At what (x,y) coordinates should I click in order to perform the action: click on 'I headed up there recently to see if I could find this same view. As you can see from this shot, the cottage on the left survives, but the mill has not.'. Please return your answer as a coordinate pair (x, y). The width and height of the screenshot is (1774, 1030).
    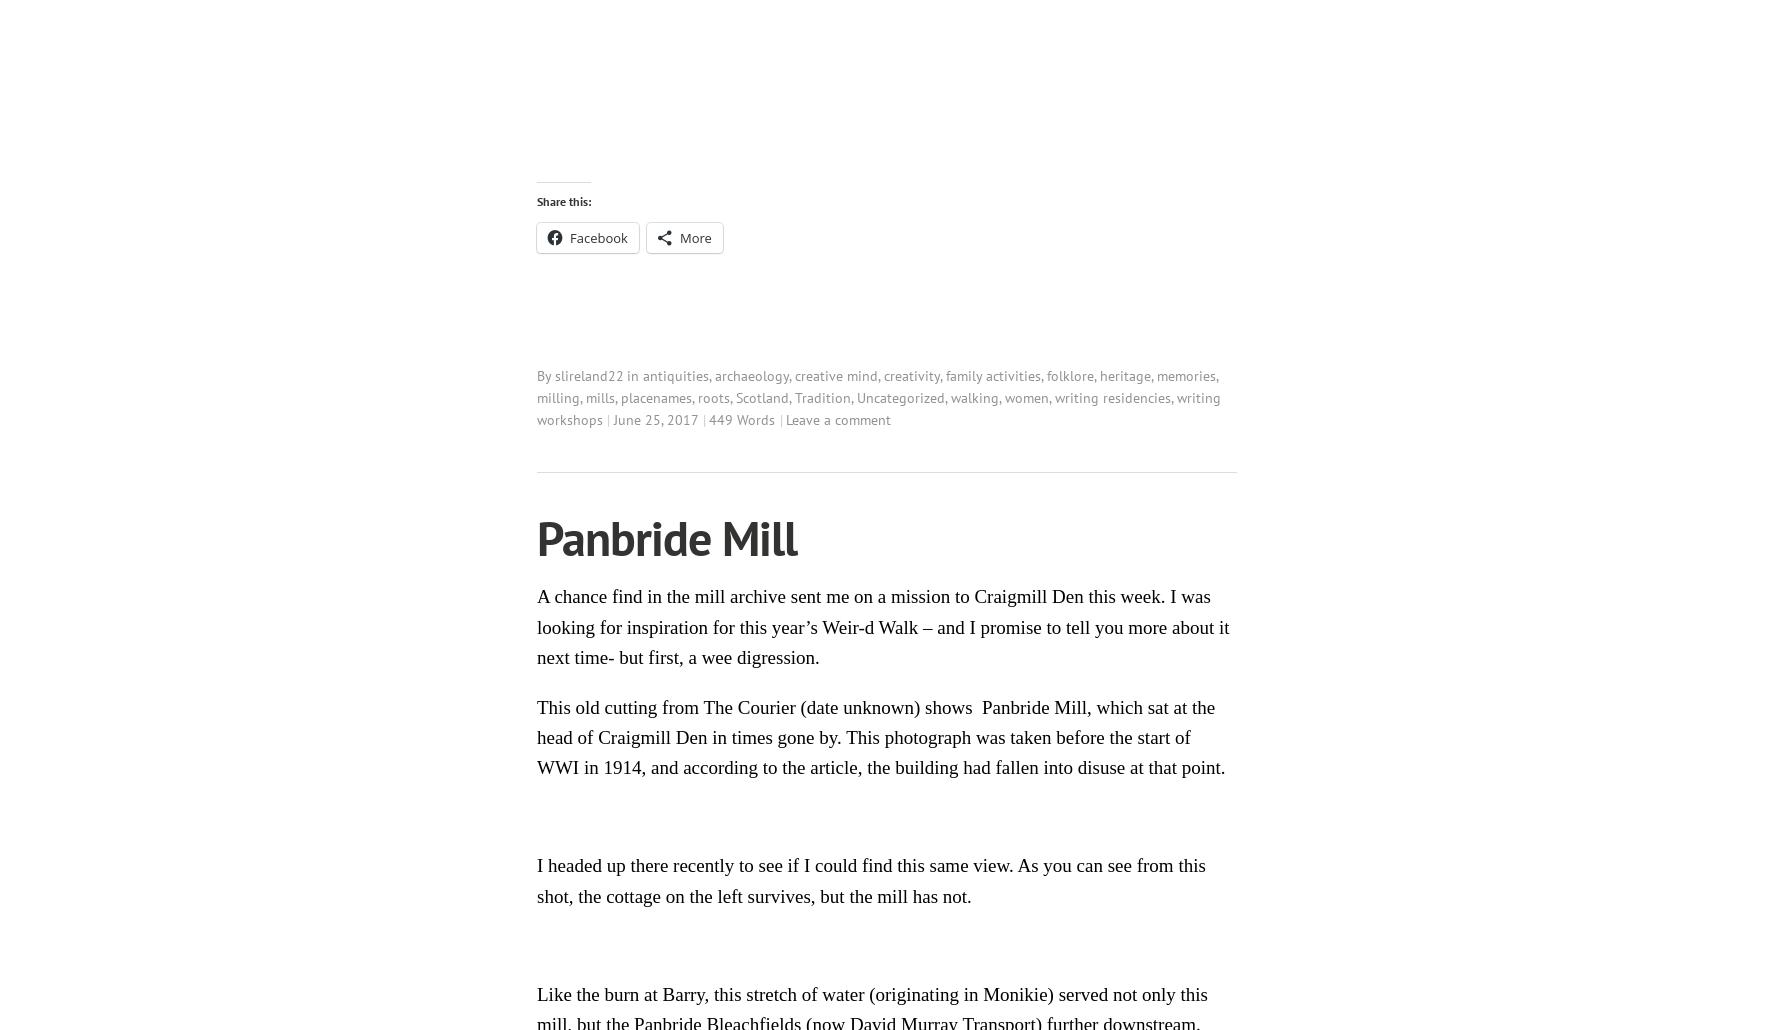
    Looking at the image, I should click on (871, 880).